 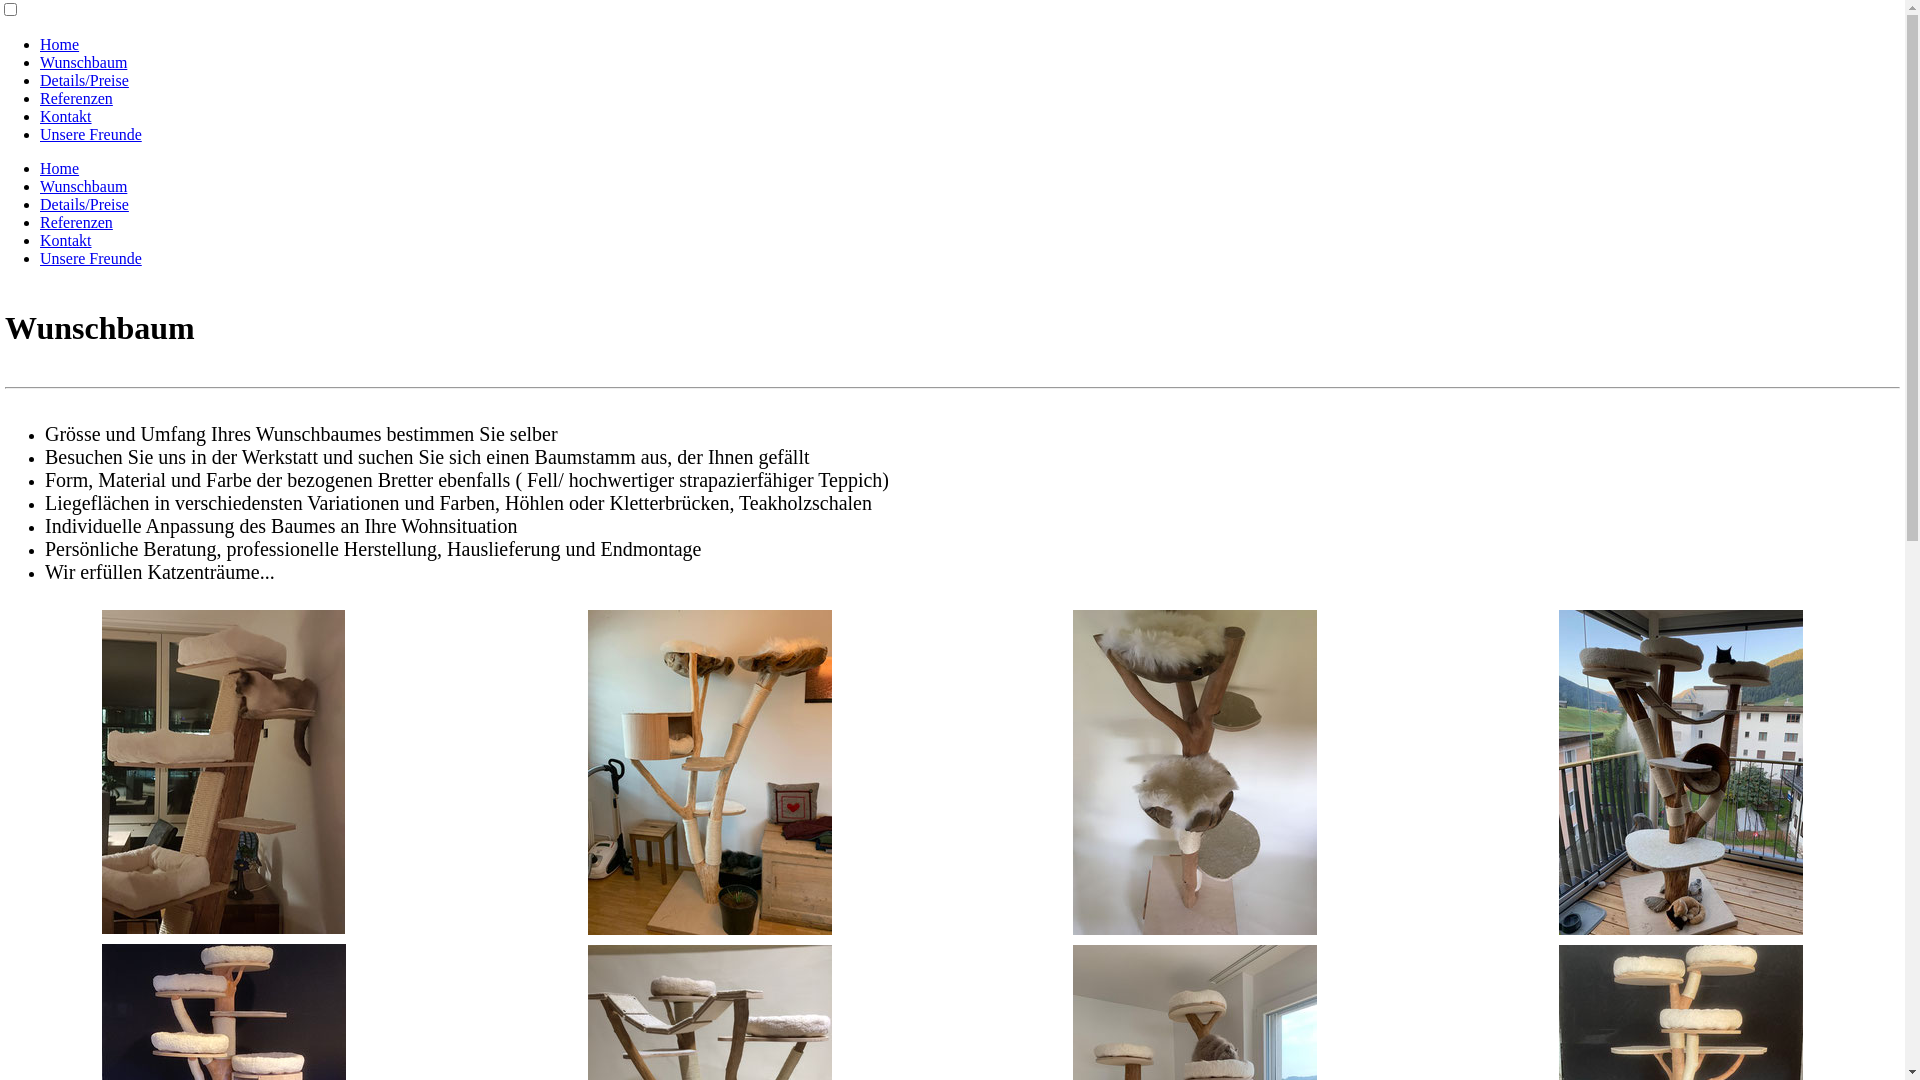 I want to click on 'Wunschbaum', so click(x=82, y=61).